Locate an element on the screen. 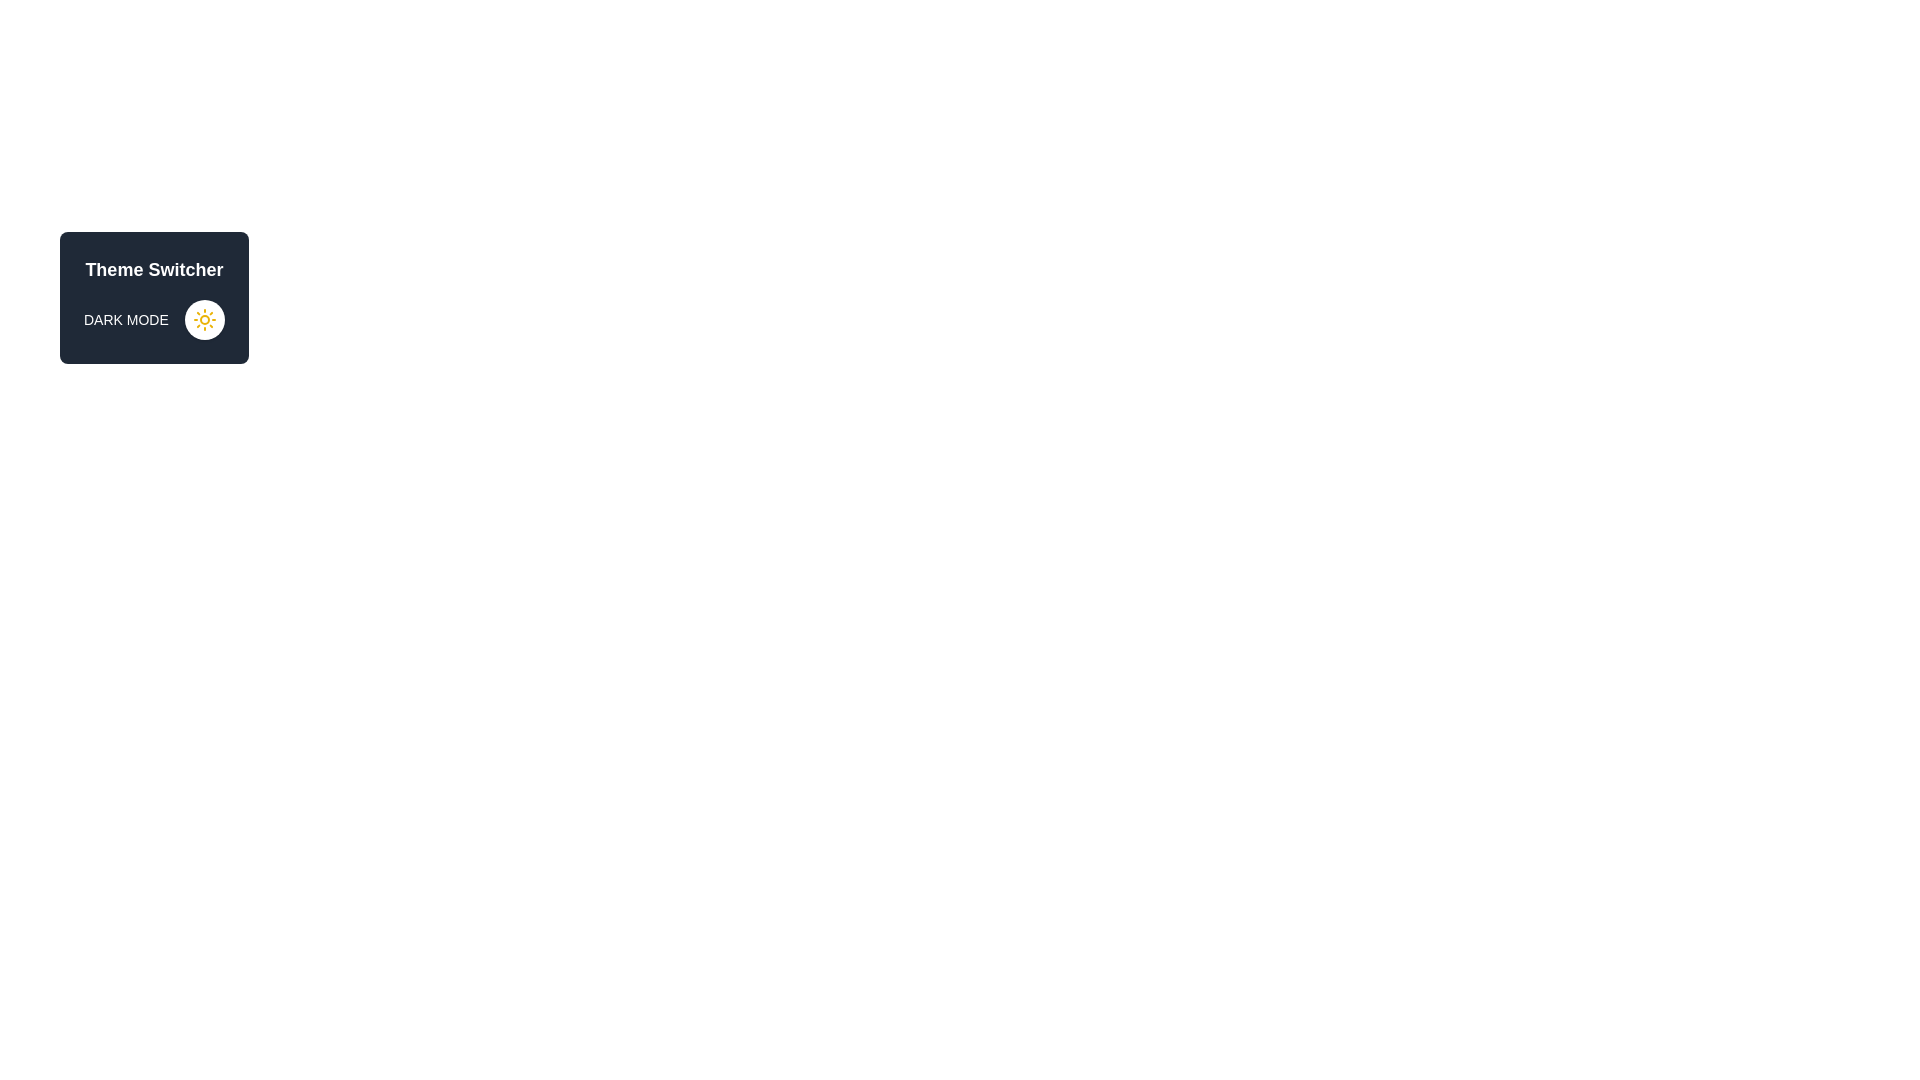 This screenshot has width=1920, height=1080. the sun icon within the rounded square button located at the bottom right corner of the 'Theme Switcher' card is located at coordinates (204, 319).